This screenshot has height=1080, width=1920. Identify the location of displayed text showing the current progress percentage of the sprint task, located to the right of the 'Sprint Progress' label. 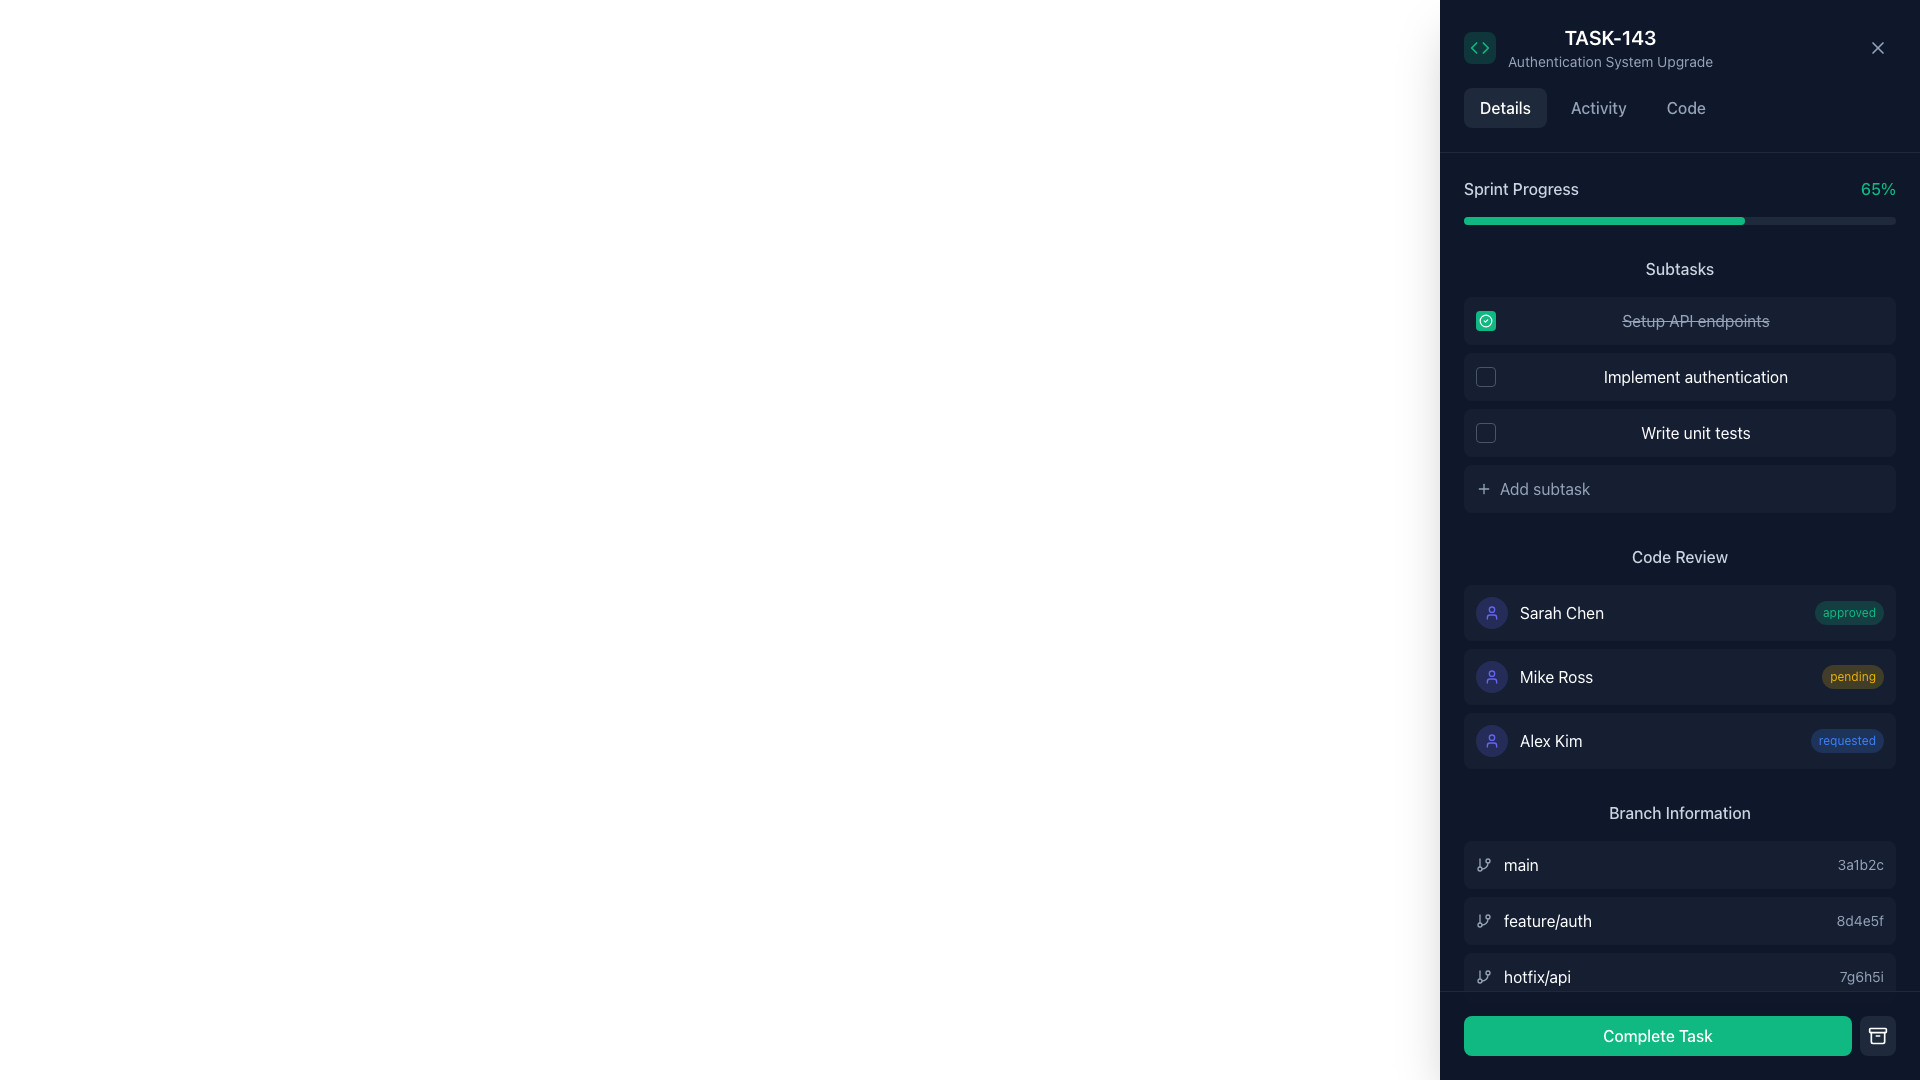
(1877, 189).